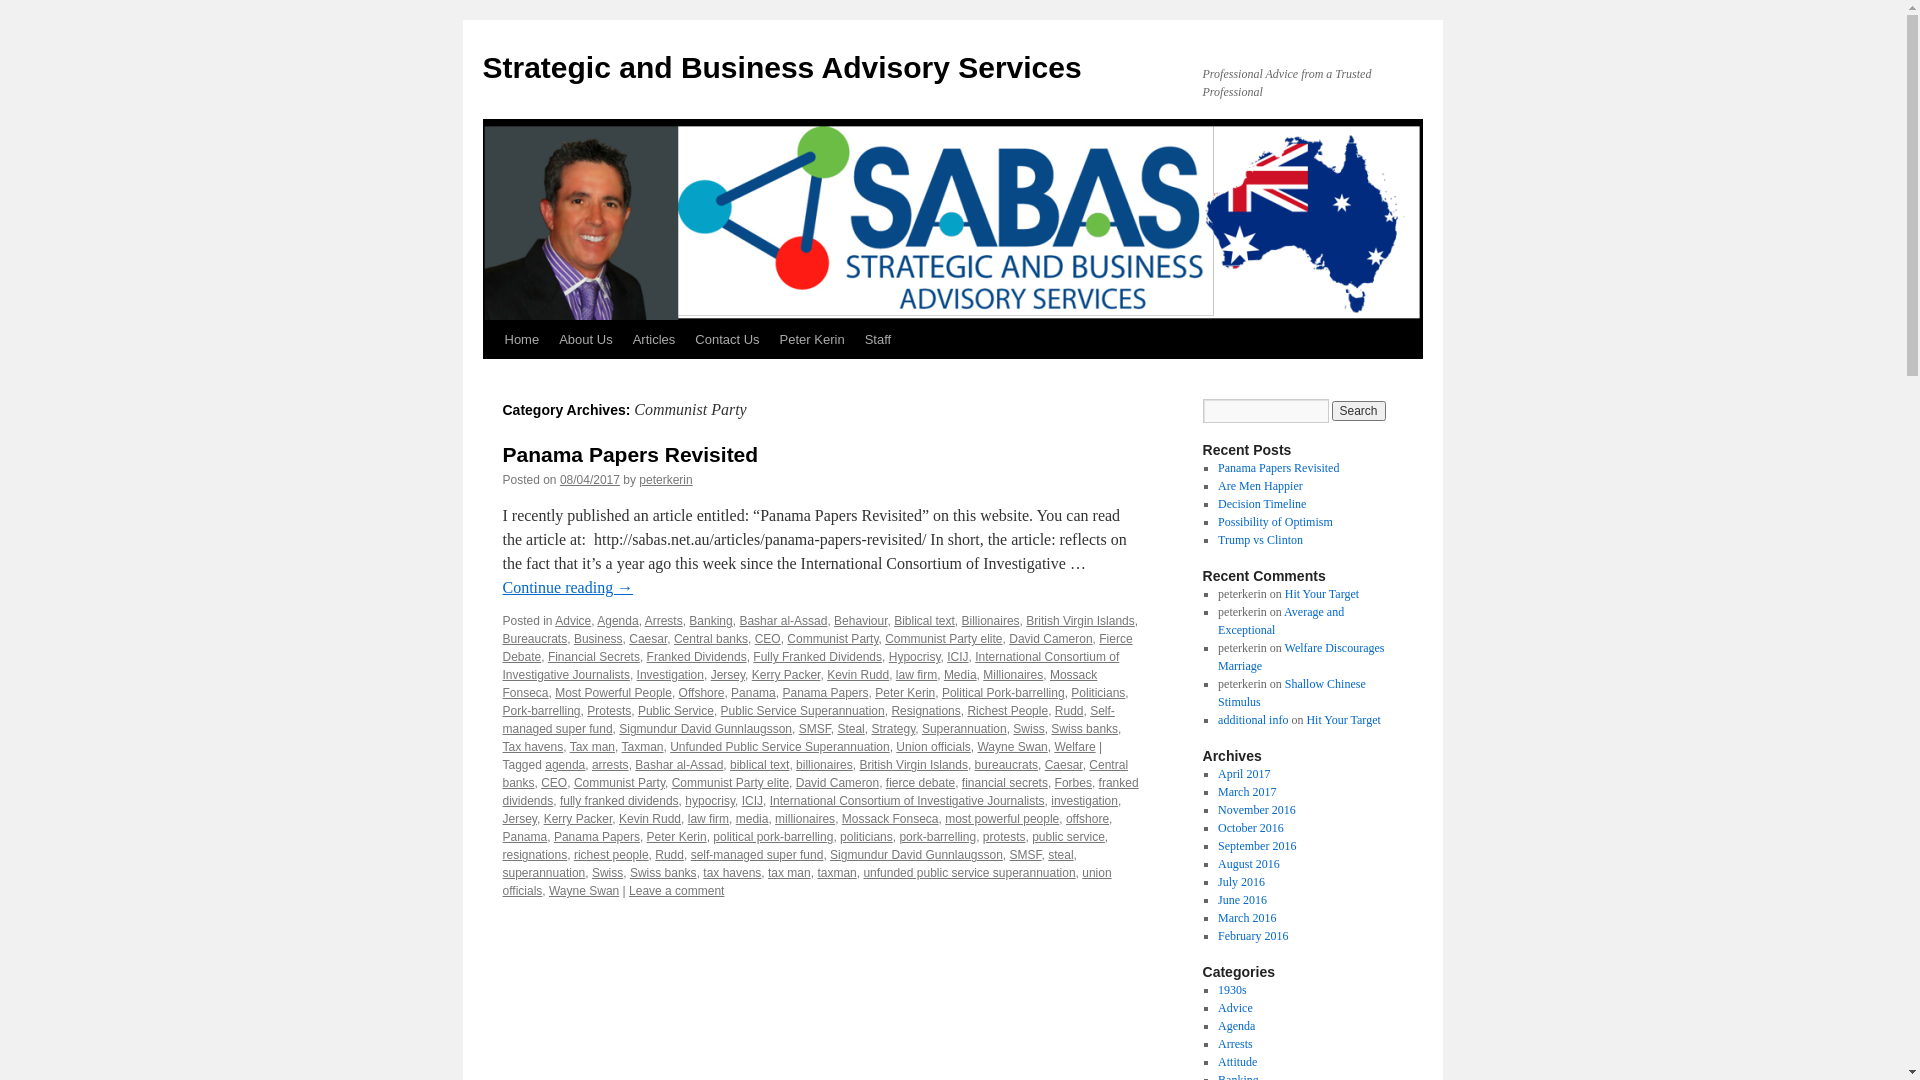  What do you see at coordinates (1008, 639) in the screenshot?
I see `'David Cameron'` at bounding box center [1008, 639].